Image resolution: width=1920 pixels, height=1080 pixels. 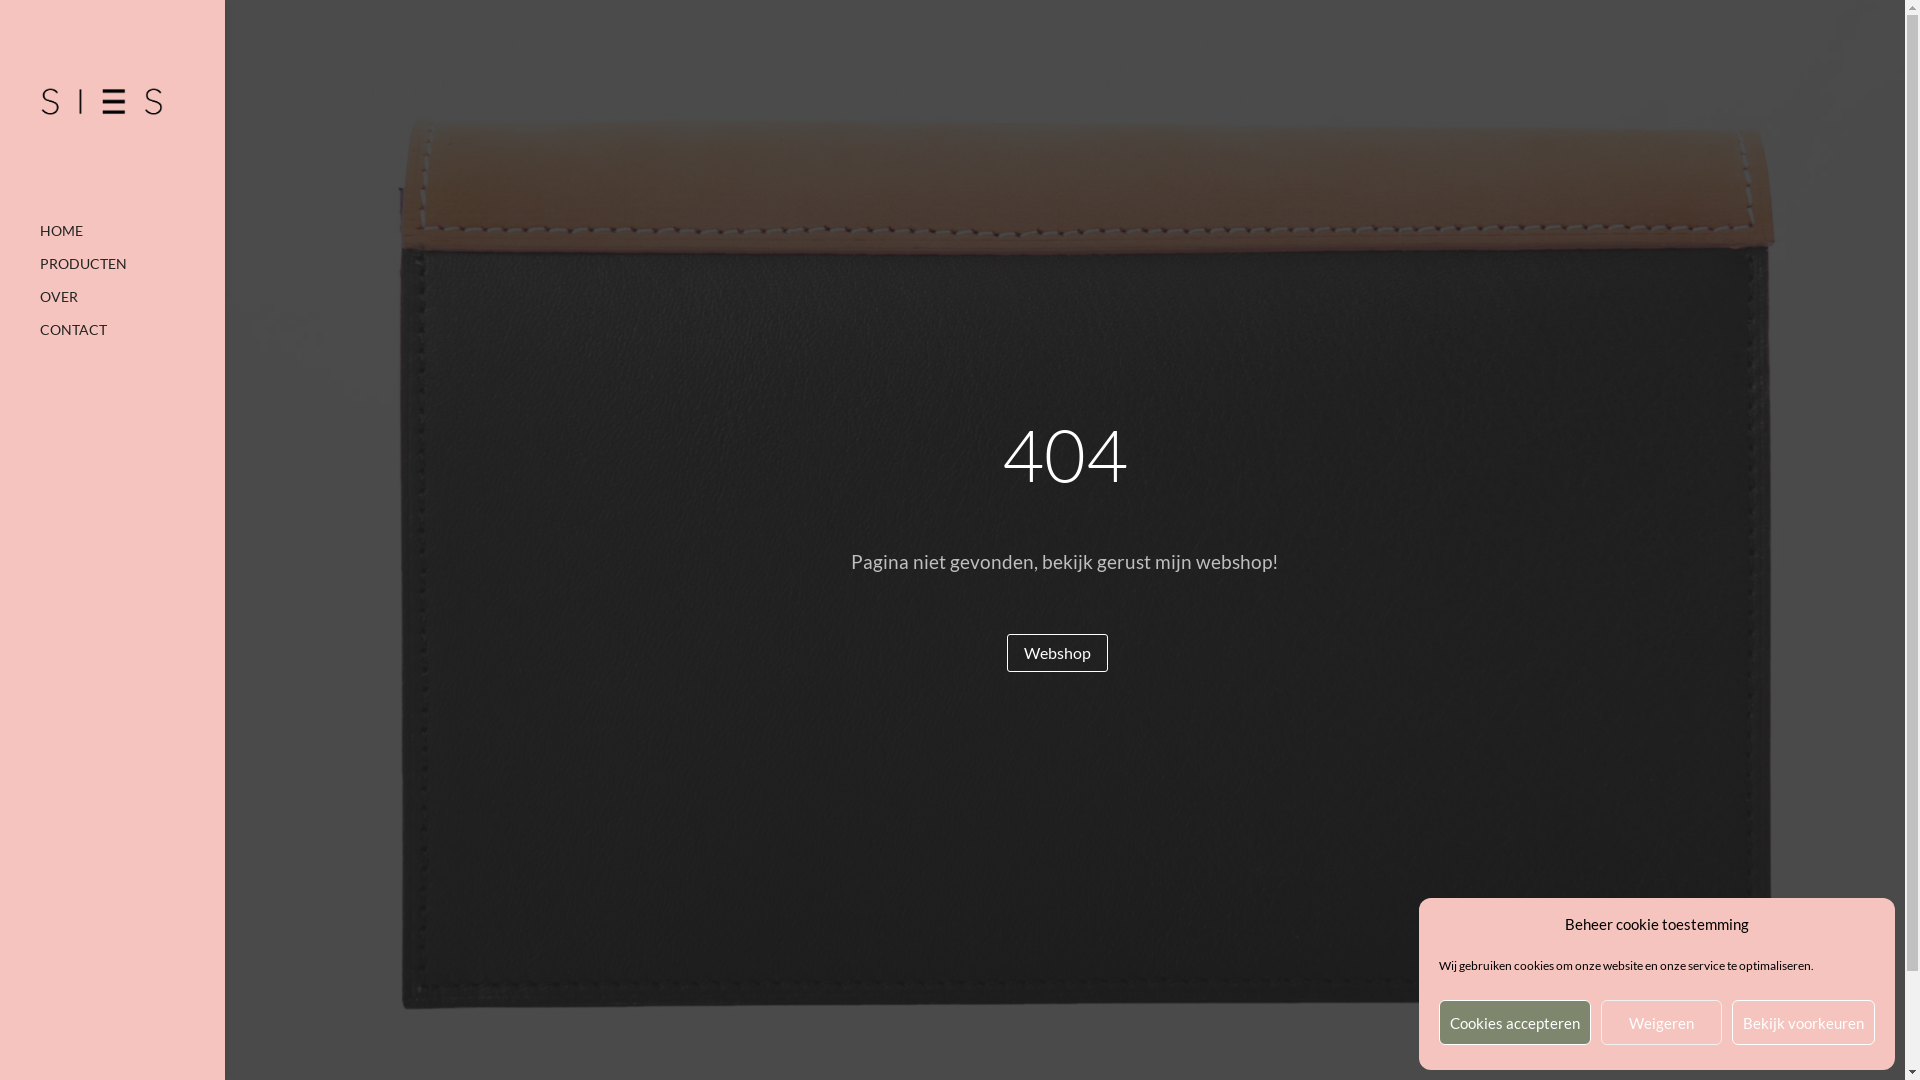 I want to click on 'Bekijk voorkeuren', so click(x=1803, y=1022).